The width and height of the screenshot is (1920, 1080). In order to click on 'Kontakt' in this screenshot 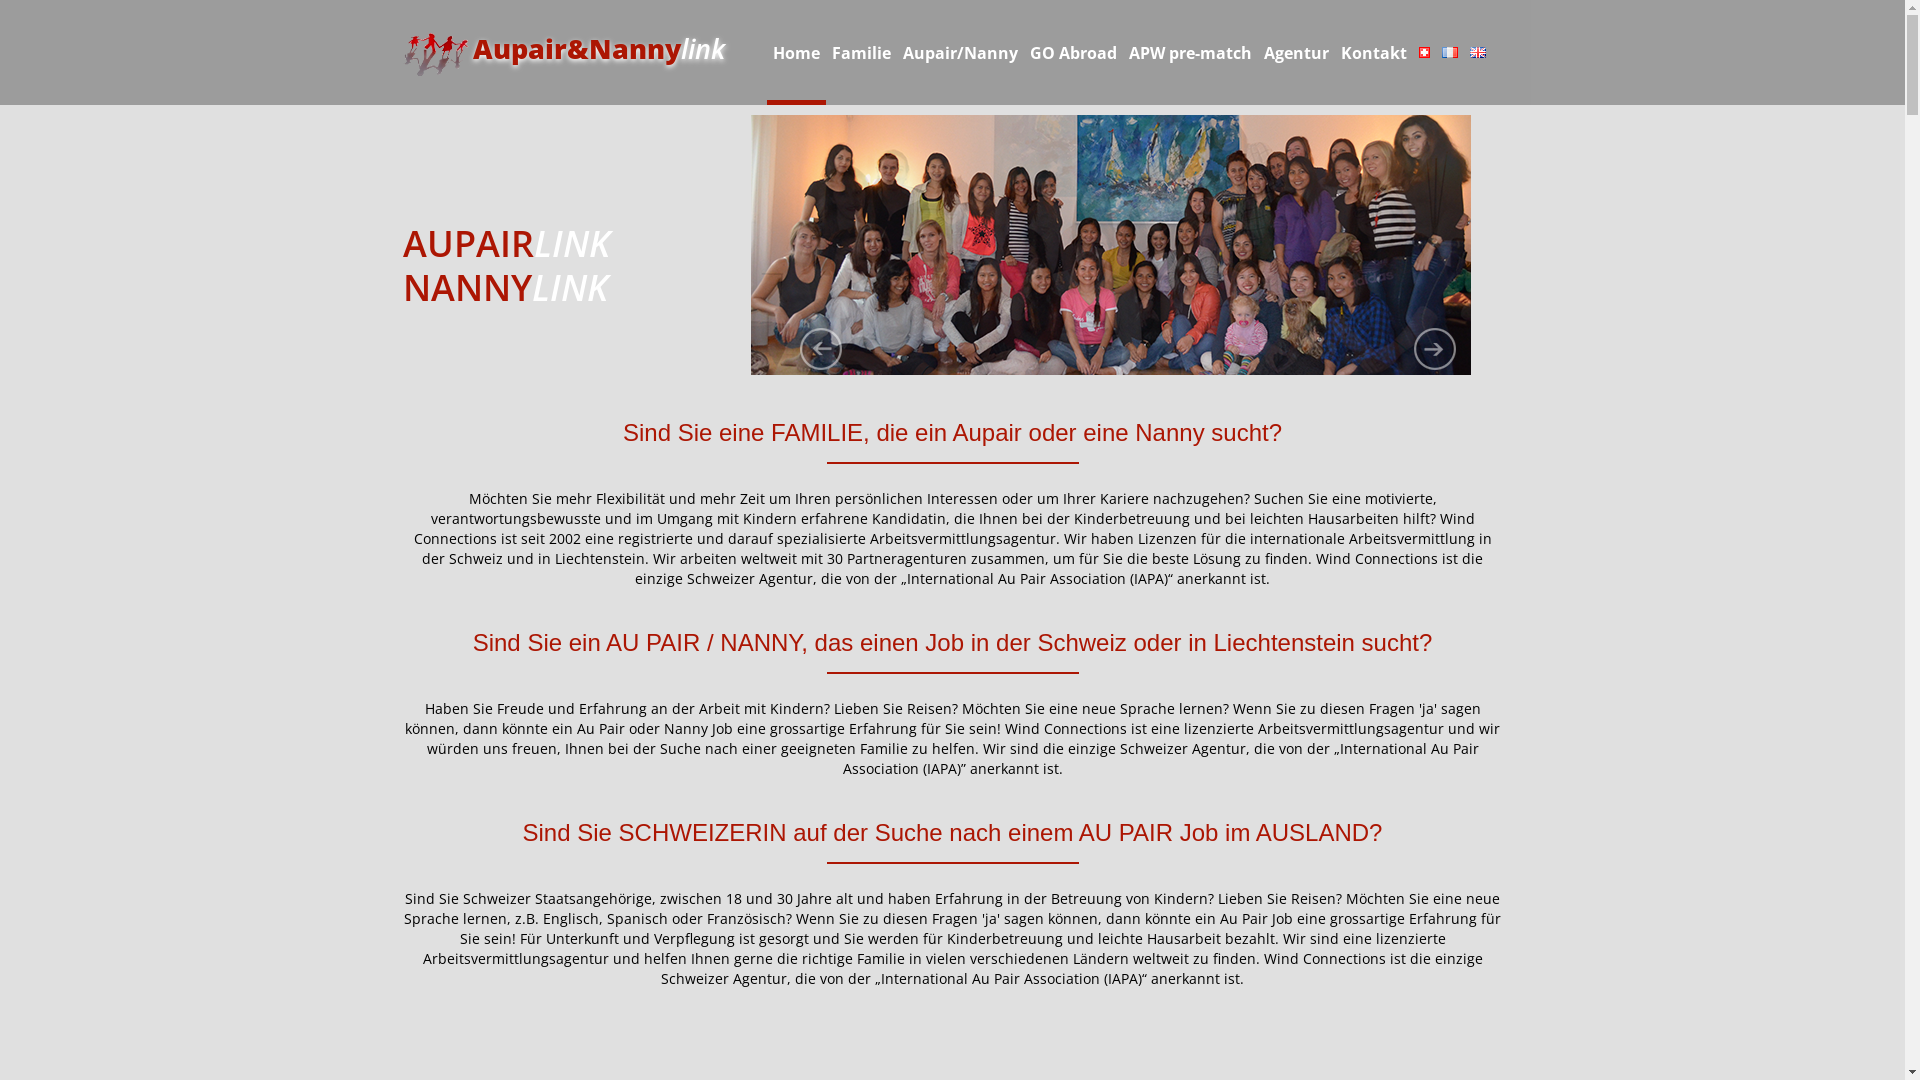, I will do `click(1371, 49)`.